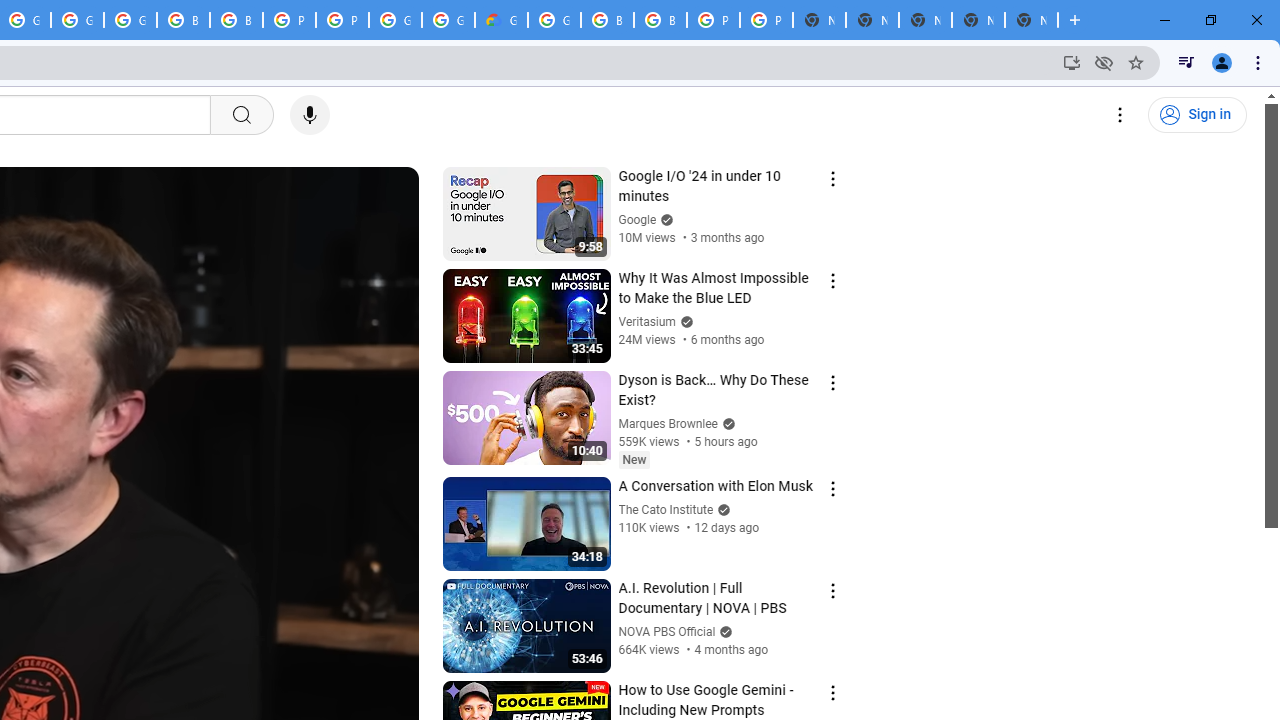  I want to click on 'Search with your voice', so click(308, 115).